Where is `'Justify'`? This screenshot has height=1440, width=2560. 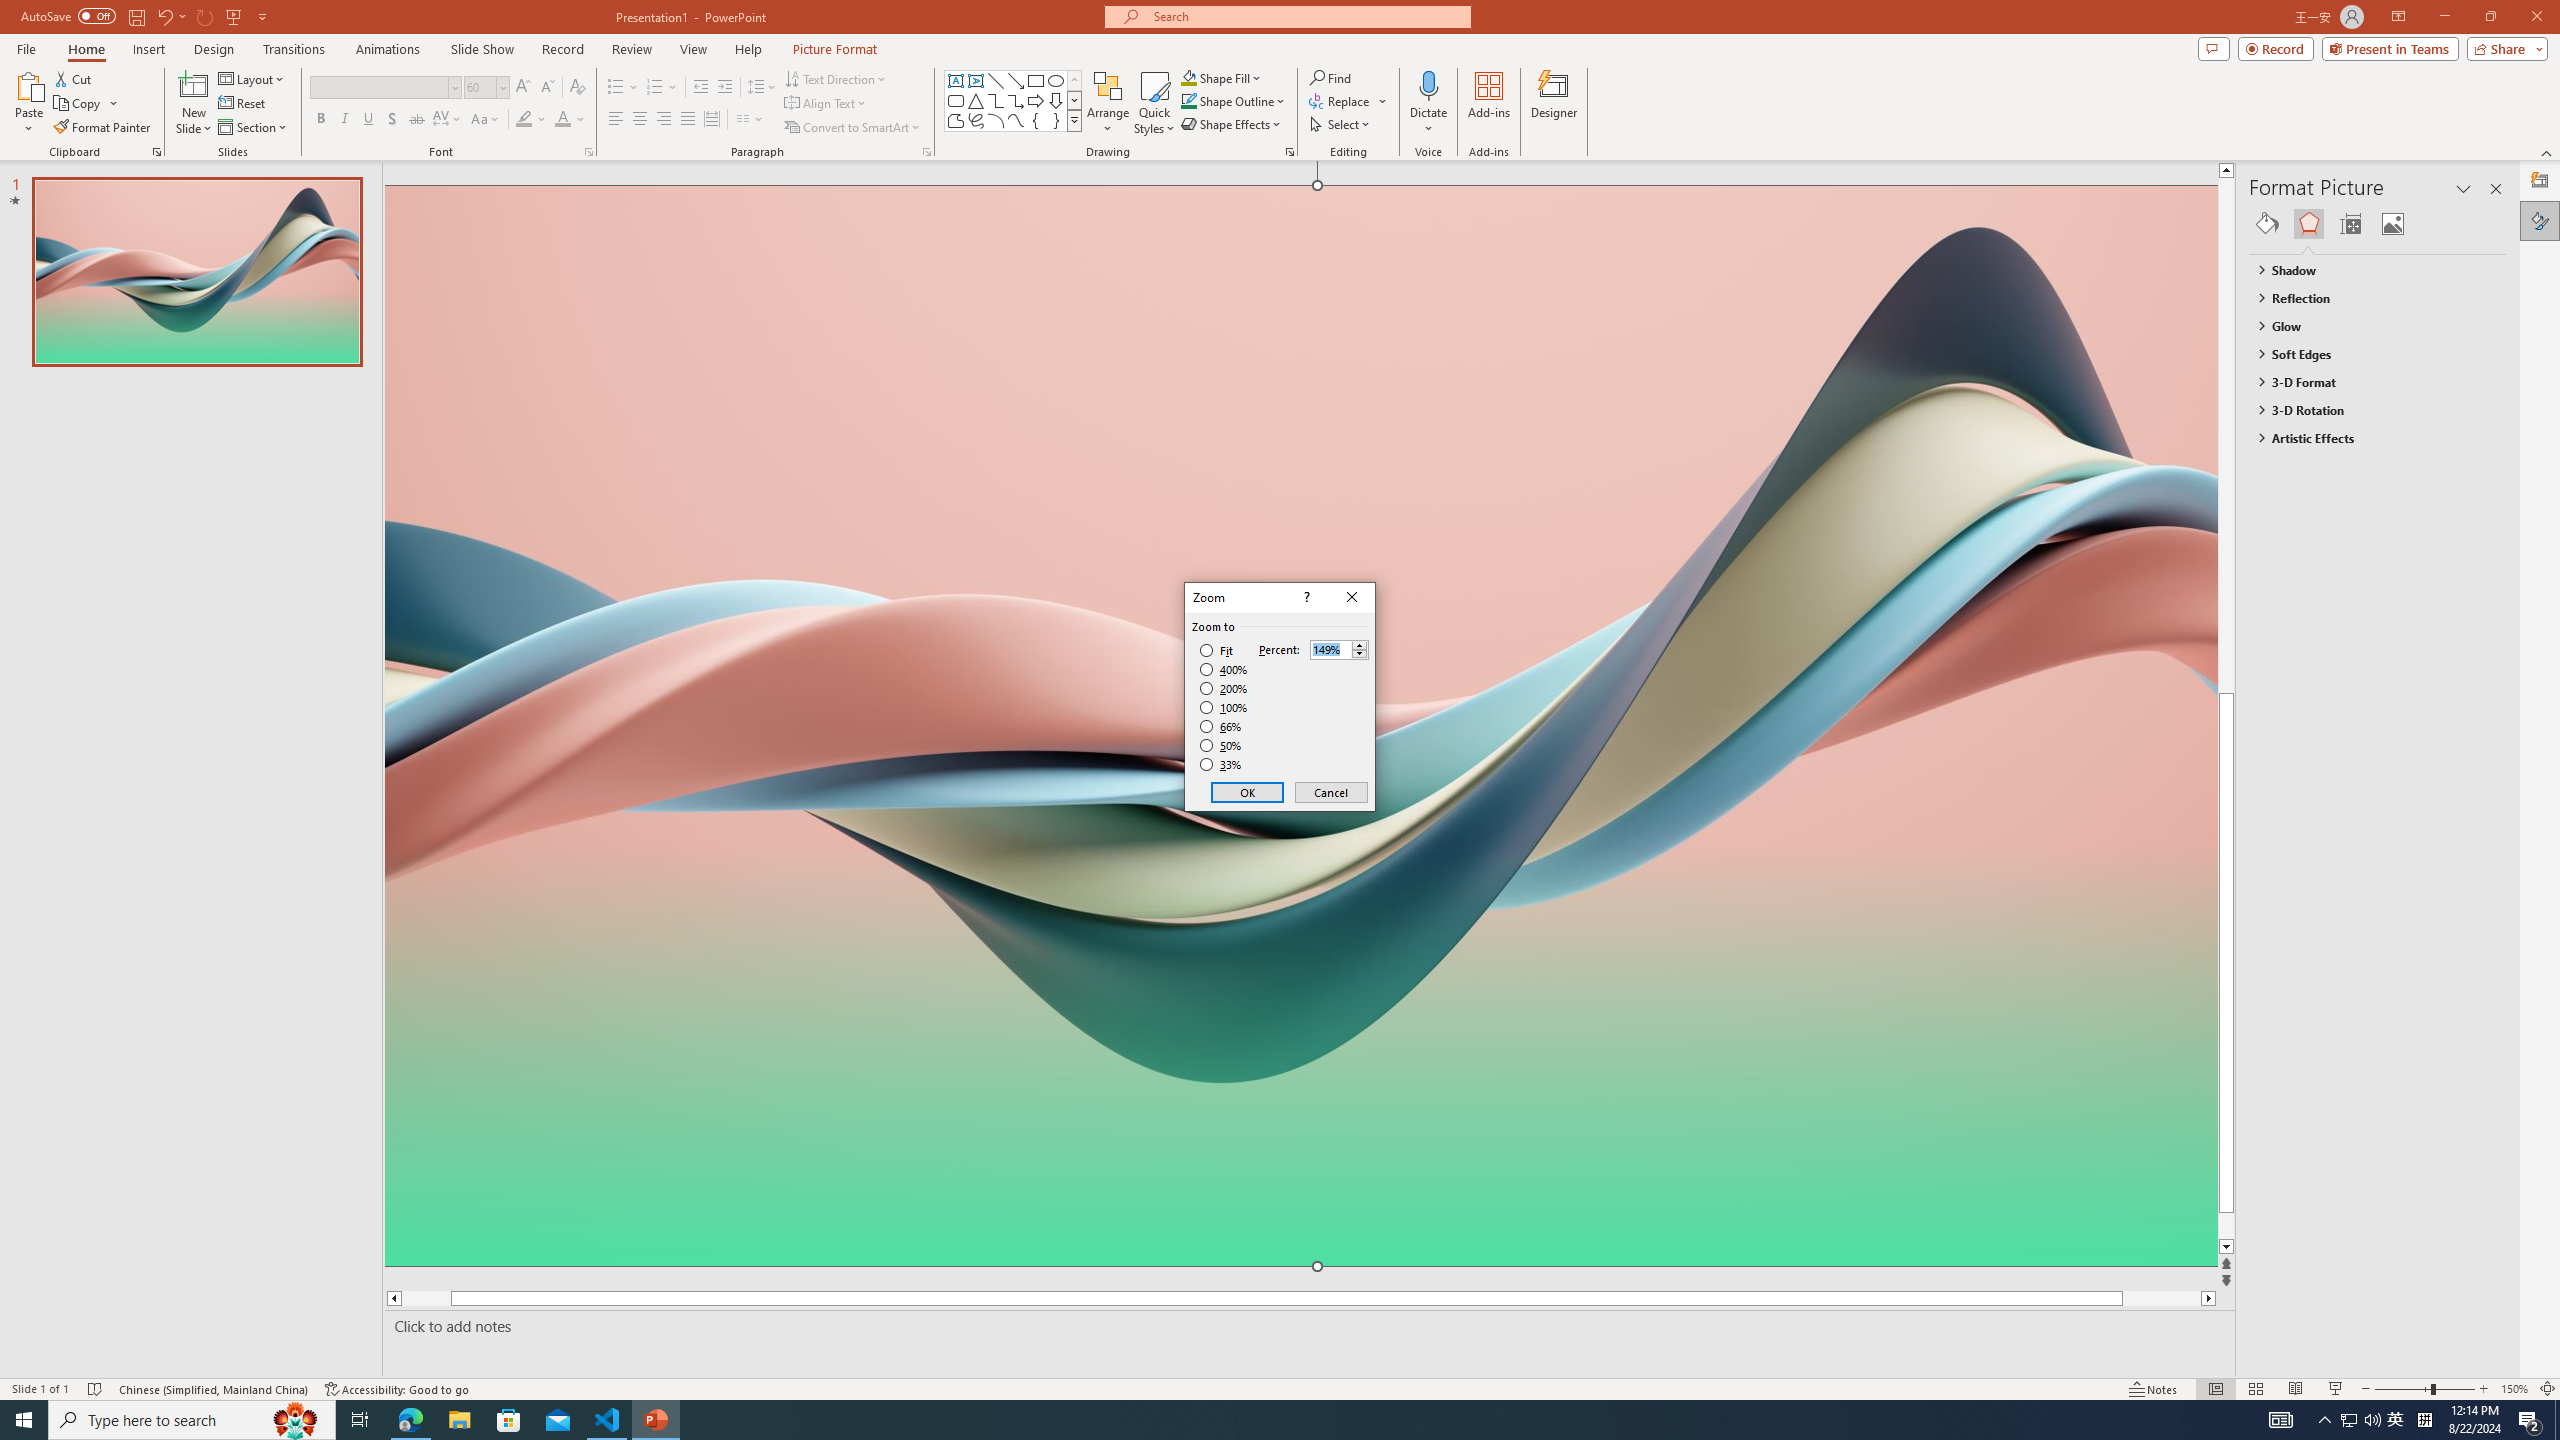
'Justify' is located at coordinates (686, 118).